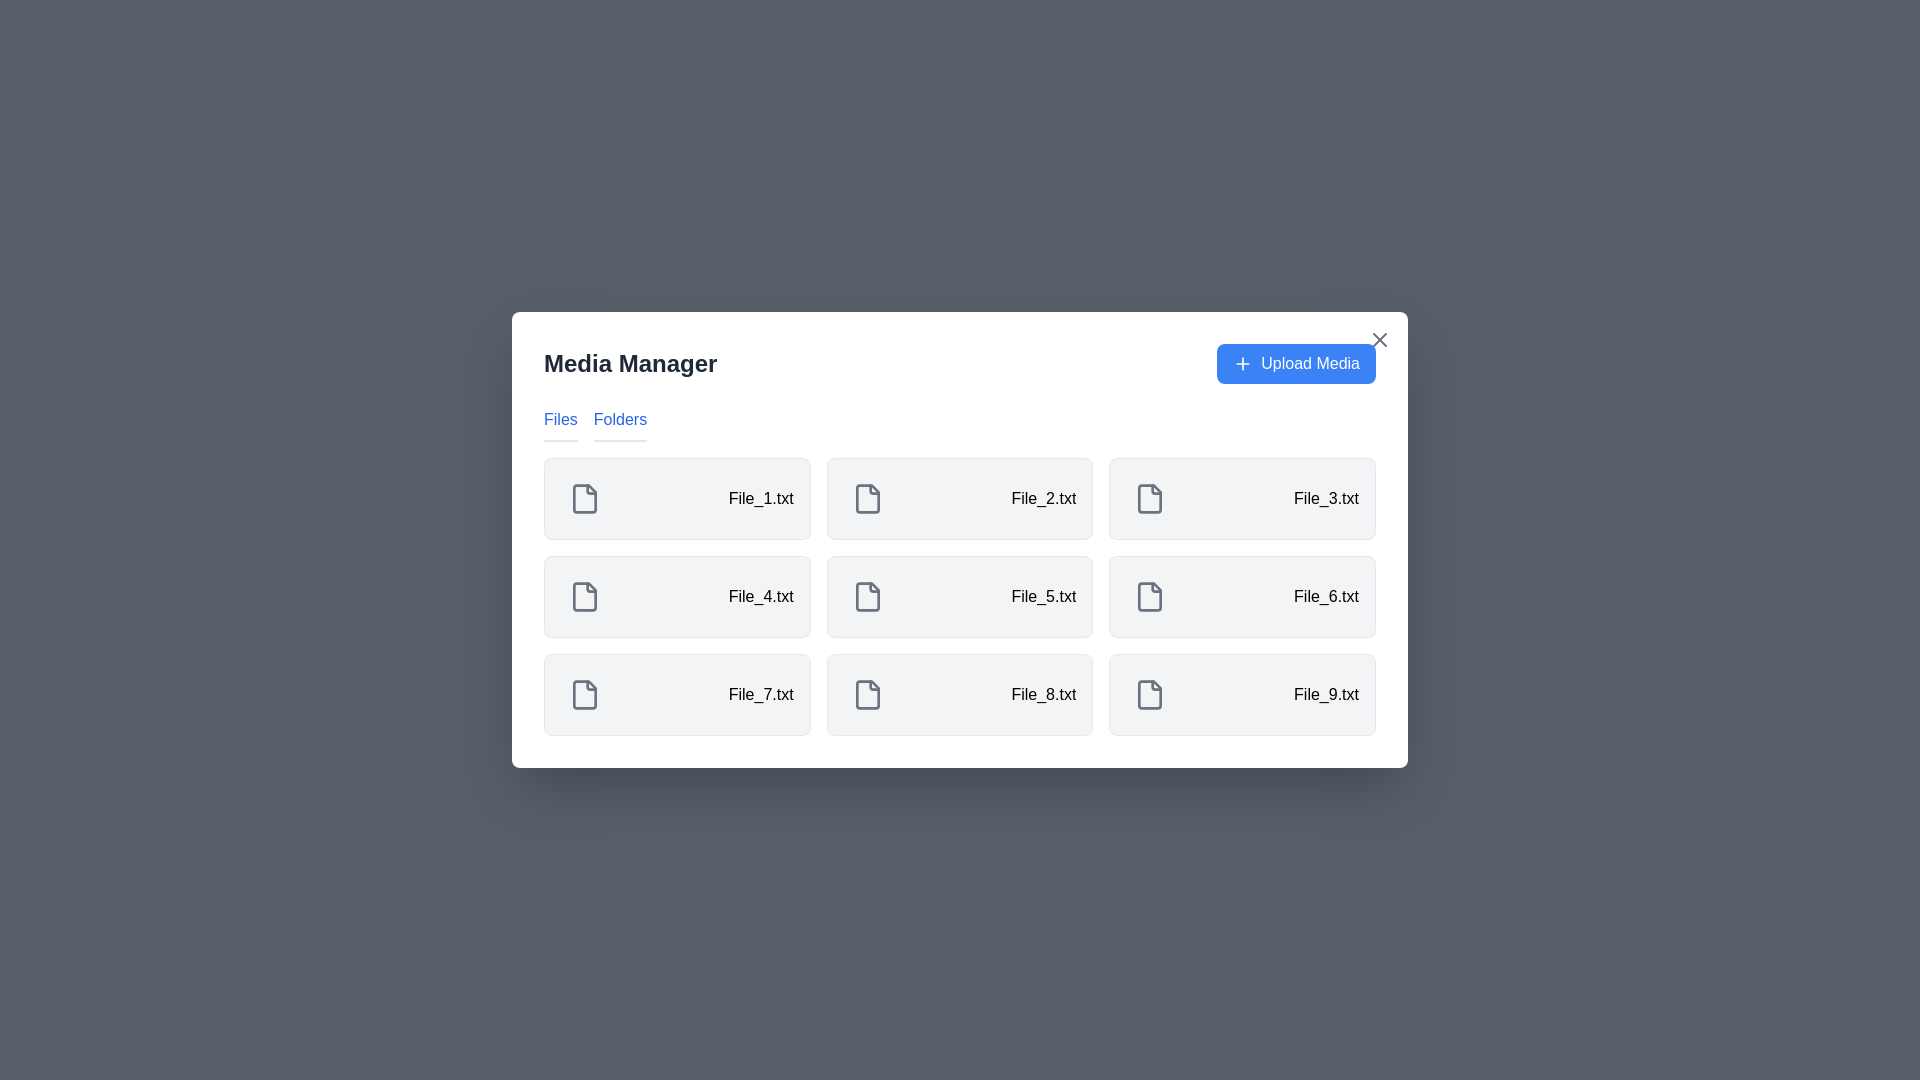 The height and width of the screenshot is (1080, 1920). What do you see at coordinates (1296, 363) in the screenshot?
I see `the blue rectangular button labeled 'Upload Media' with a plus (+) icon` at bounding box center [1296, 363].